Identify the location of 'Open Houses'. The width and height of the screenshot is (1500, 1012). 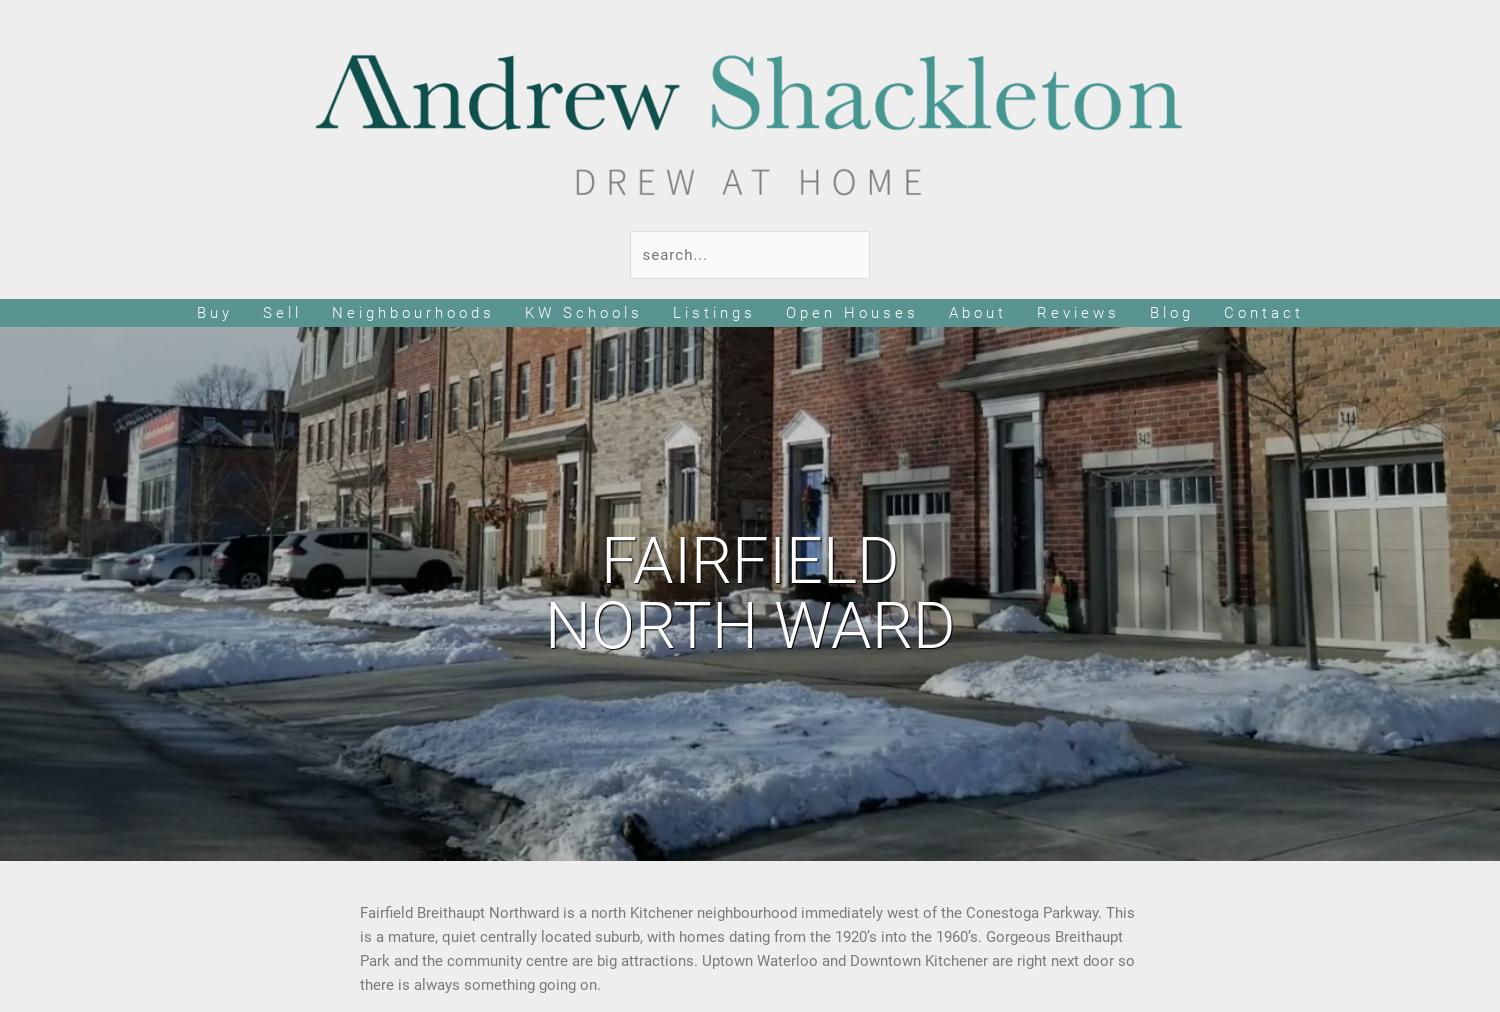
(784, 312).